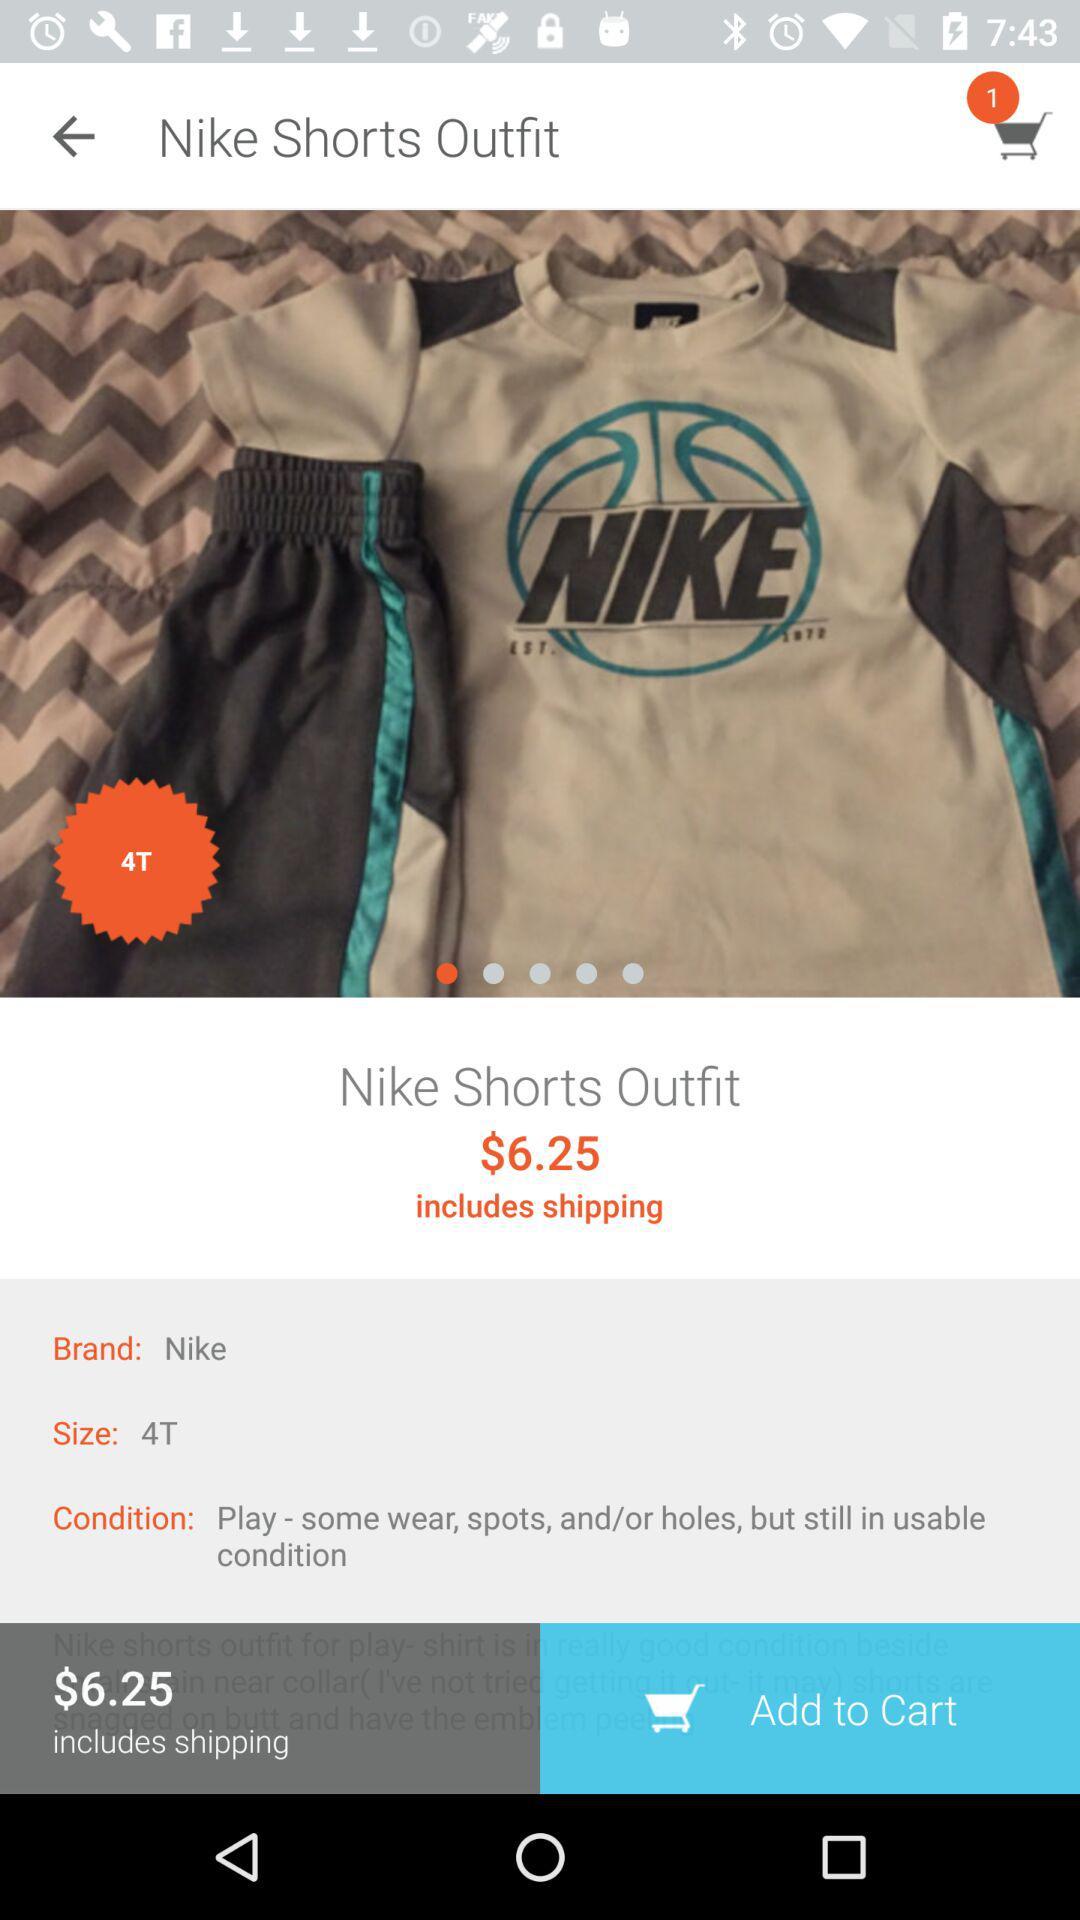 Image resolution: width=1080 pixels, height=1920 pixels. I want to click on photo, so click(540, 602).